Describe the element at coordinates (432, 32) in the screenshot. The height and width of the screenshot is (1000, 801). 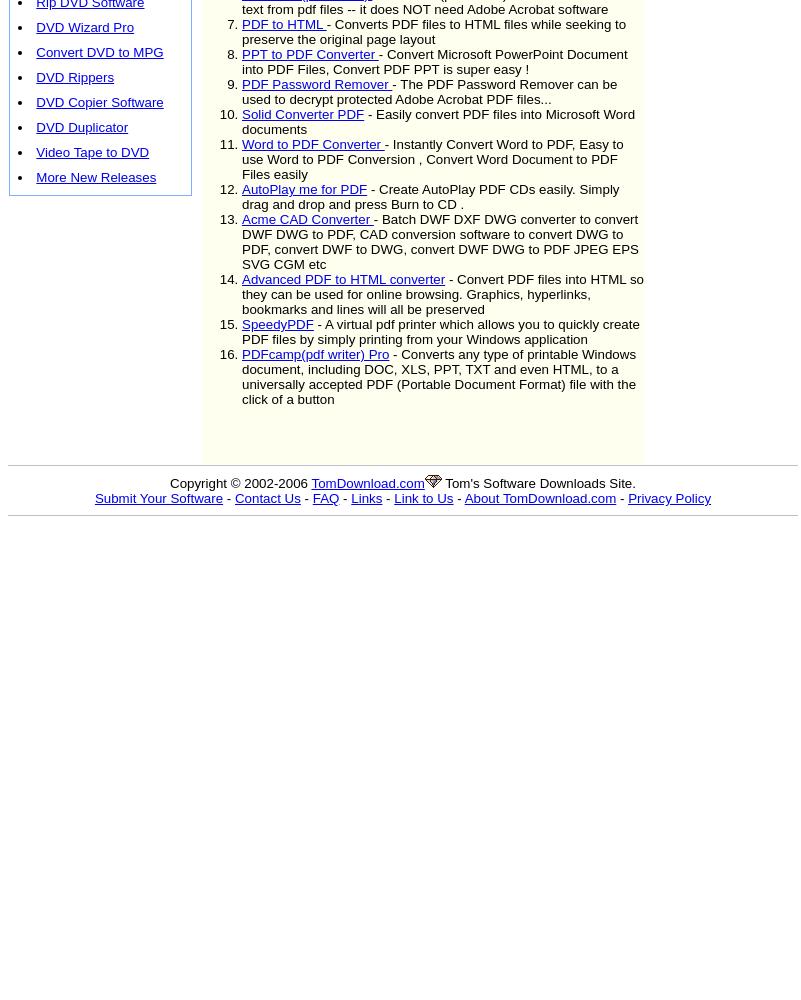
I see `'- Converts PDF files to HTML files while seeking to preserve the original page layout'` at that location.